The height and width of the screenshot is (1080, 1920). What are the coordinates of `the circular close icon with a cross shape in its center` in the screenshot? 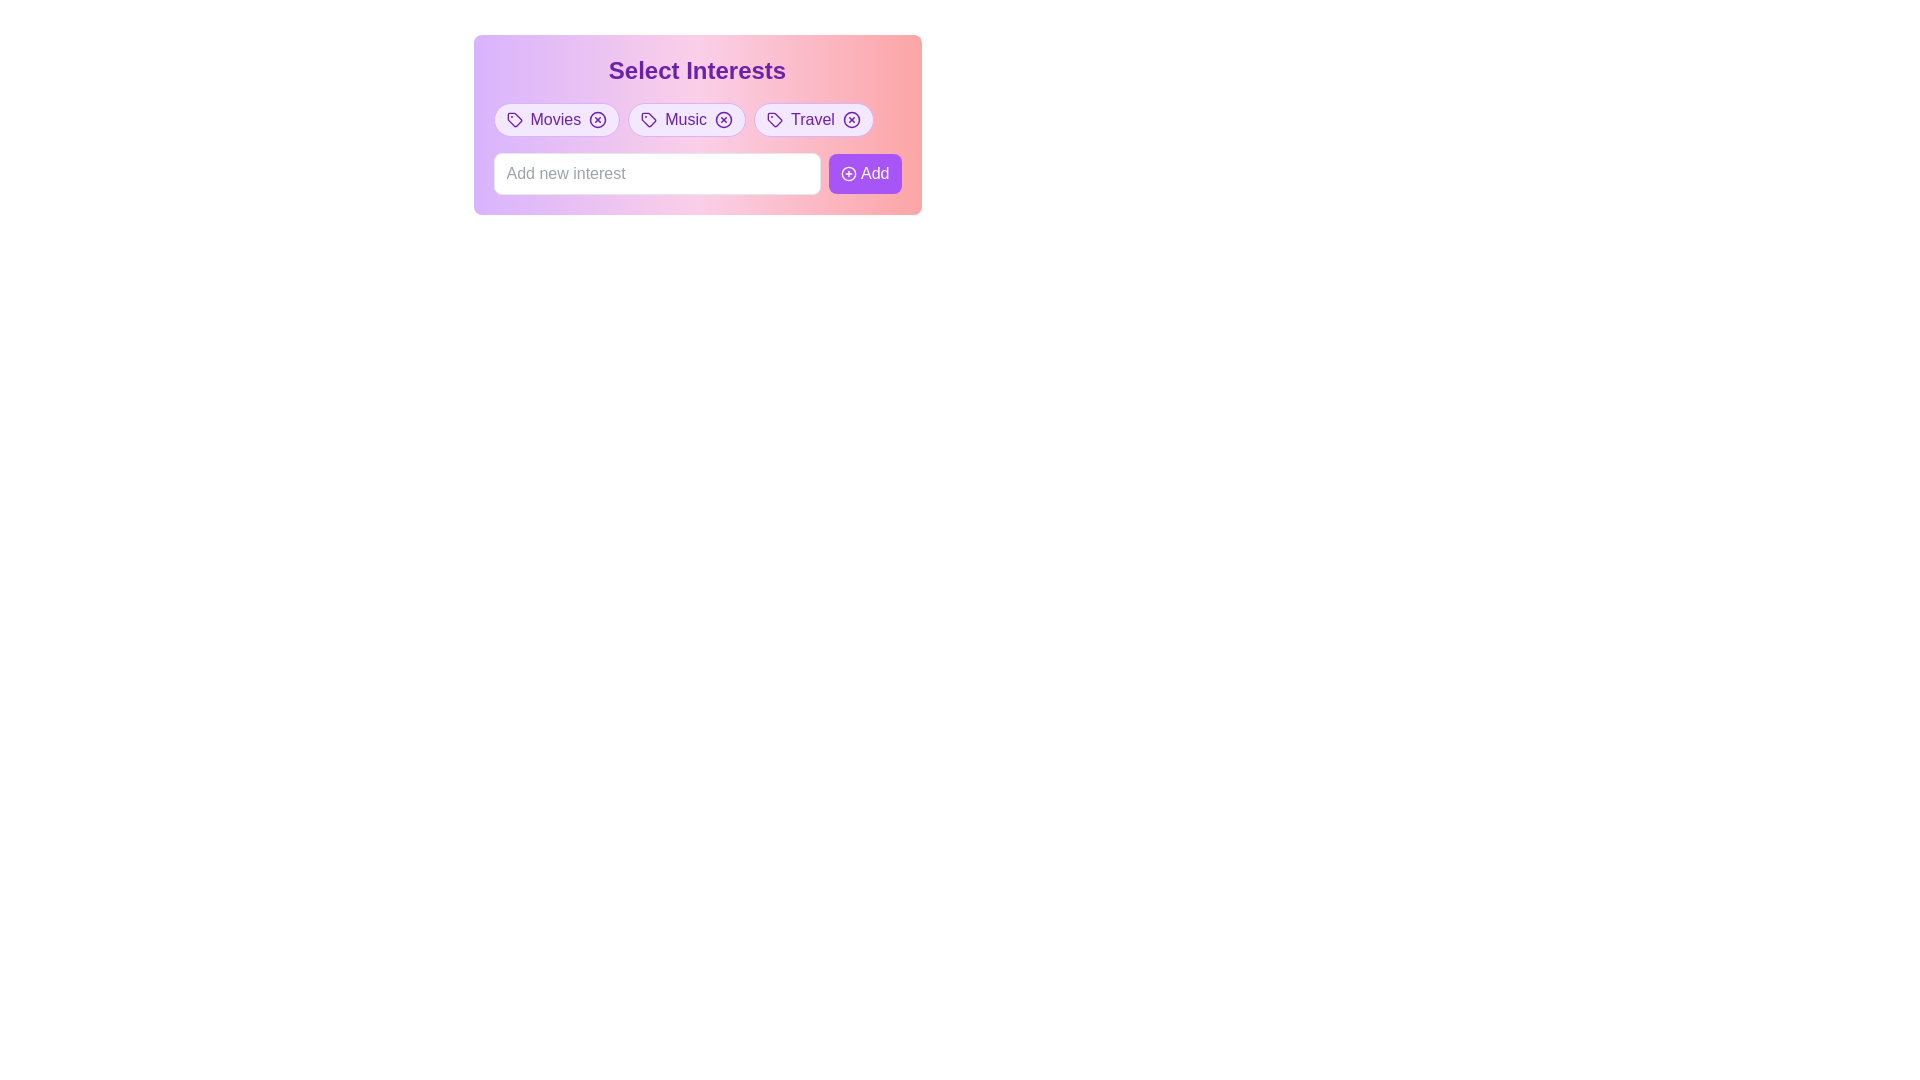 It's located at (597, 119).